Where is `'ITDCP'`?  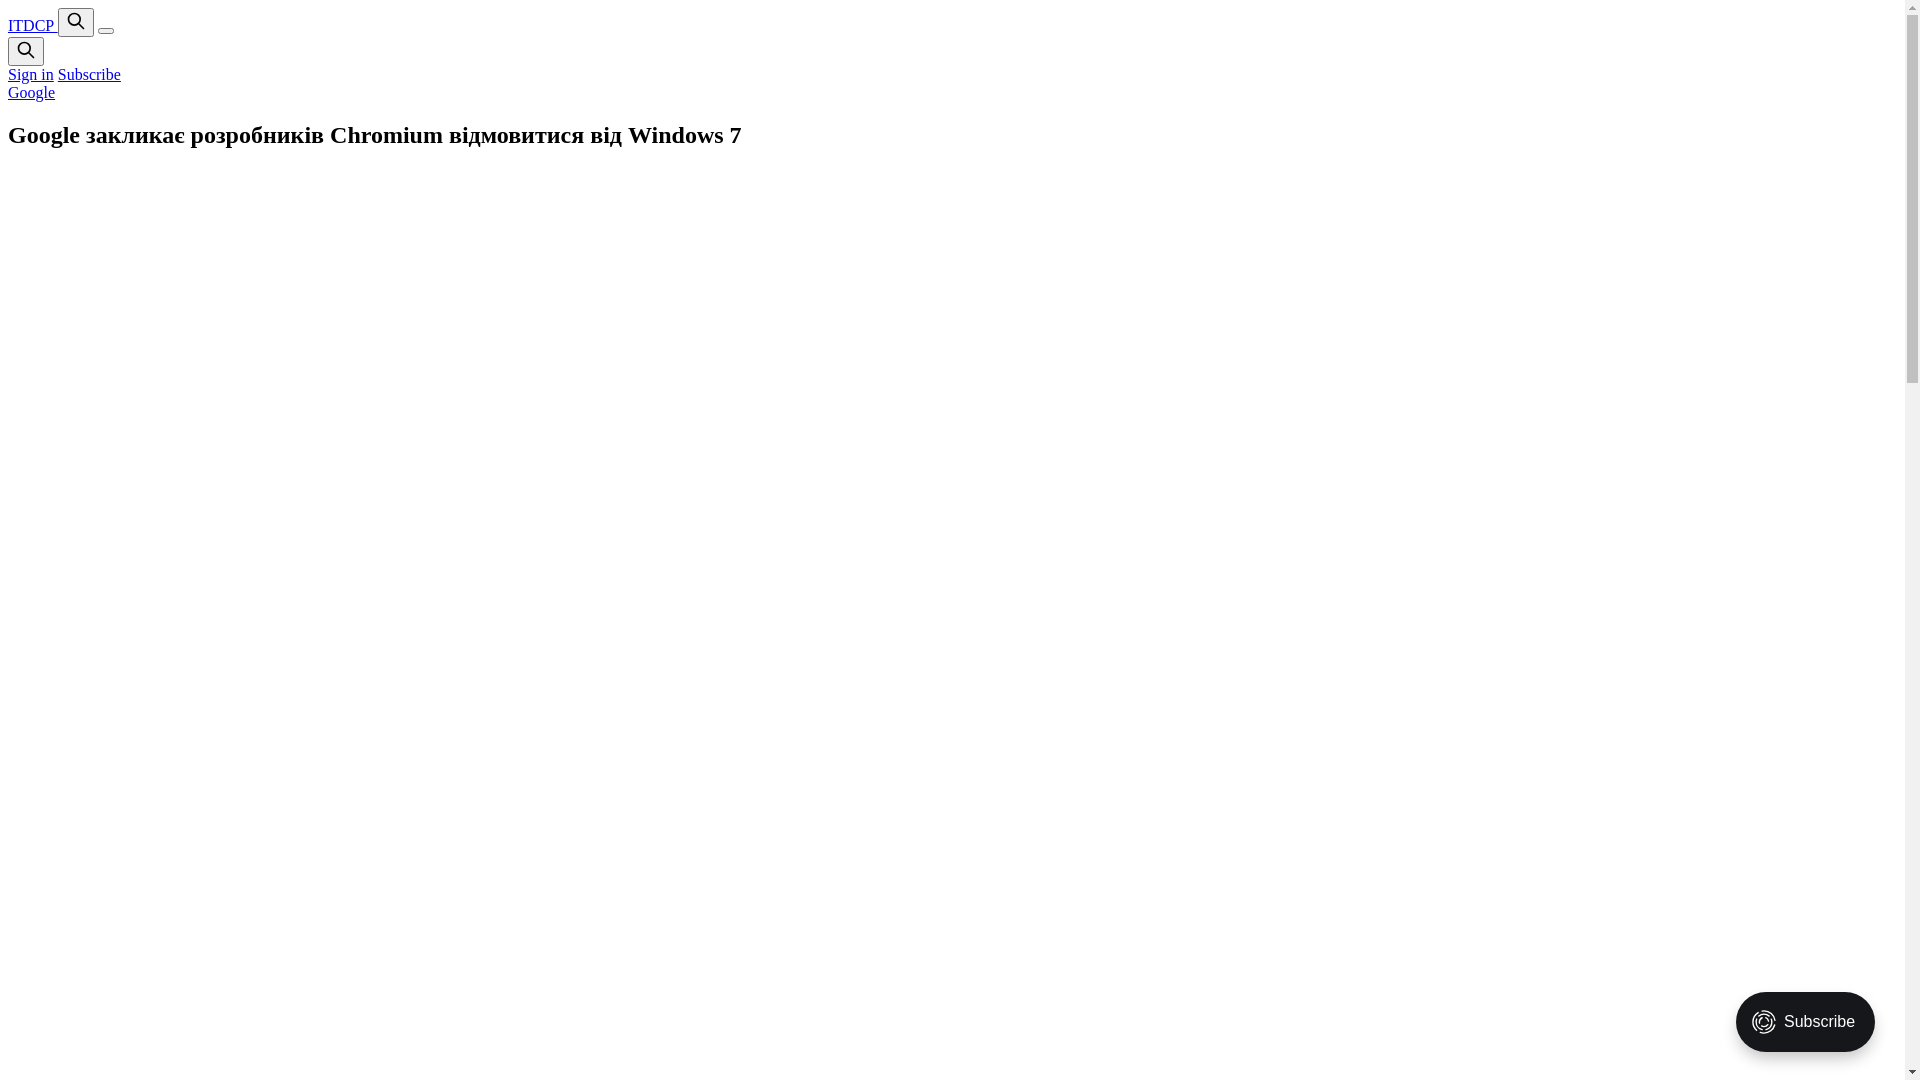
'ITDCP' is located at coordinates (33, 25).